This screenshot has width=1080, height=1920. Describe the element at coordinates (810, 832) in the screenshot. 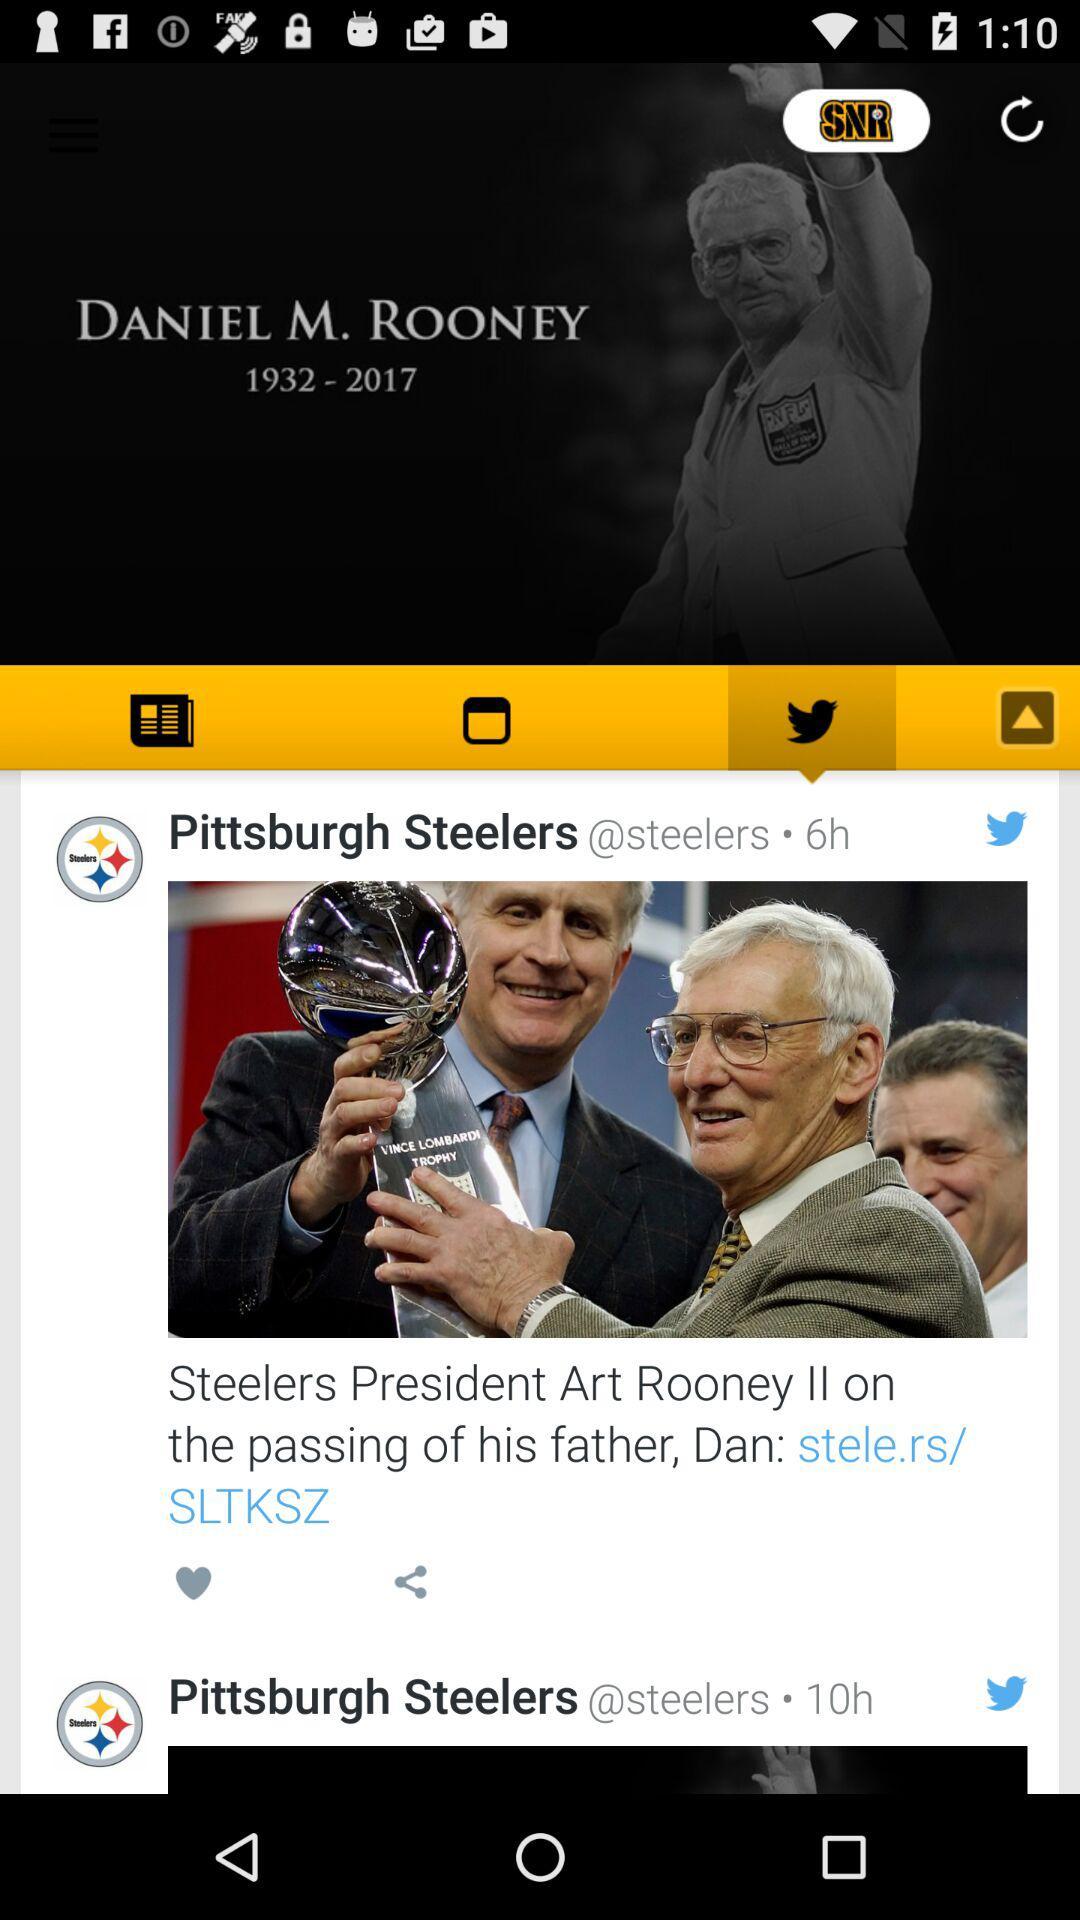

I see `item to the right of the @steelers icon` at that location.